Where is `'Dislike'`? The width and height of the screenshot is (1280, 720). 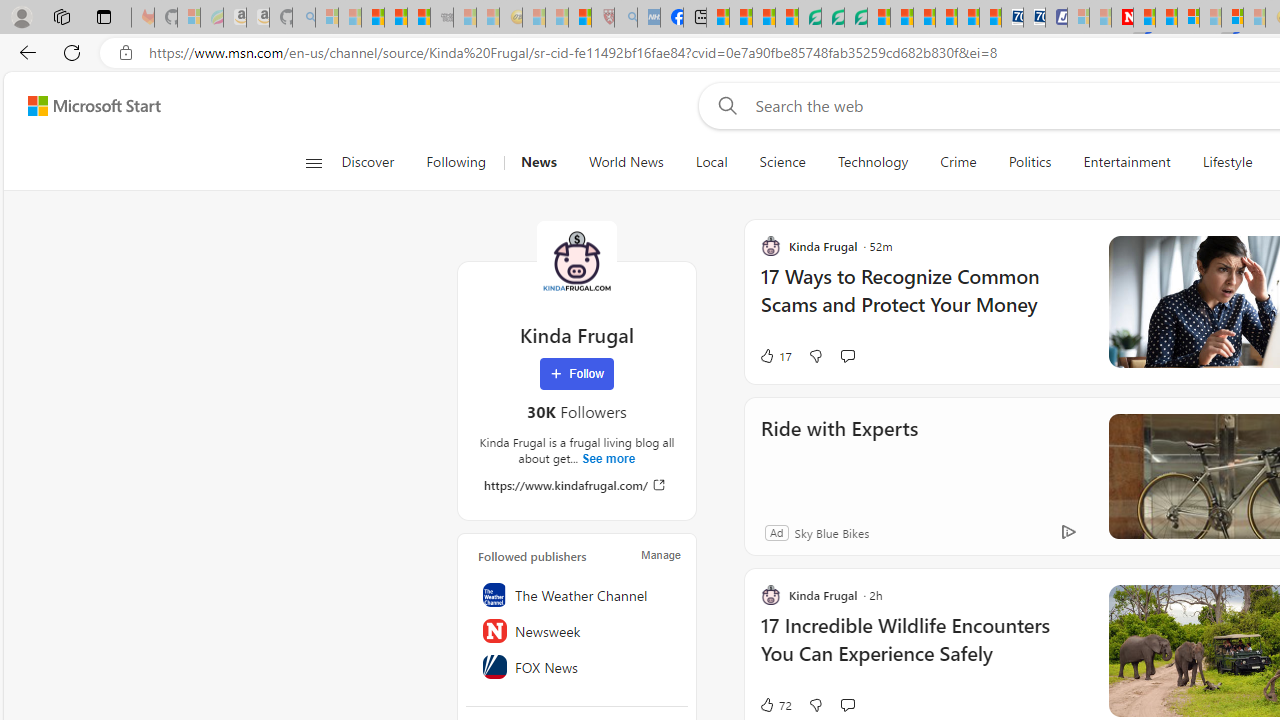 'Dislike' is located at coordinates (815, 703).